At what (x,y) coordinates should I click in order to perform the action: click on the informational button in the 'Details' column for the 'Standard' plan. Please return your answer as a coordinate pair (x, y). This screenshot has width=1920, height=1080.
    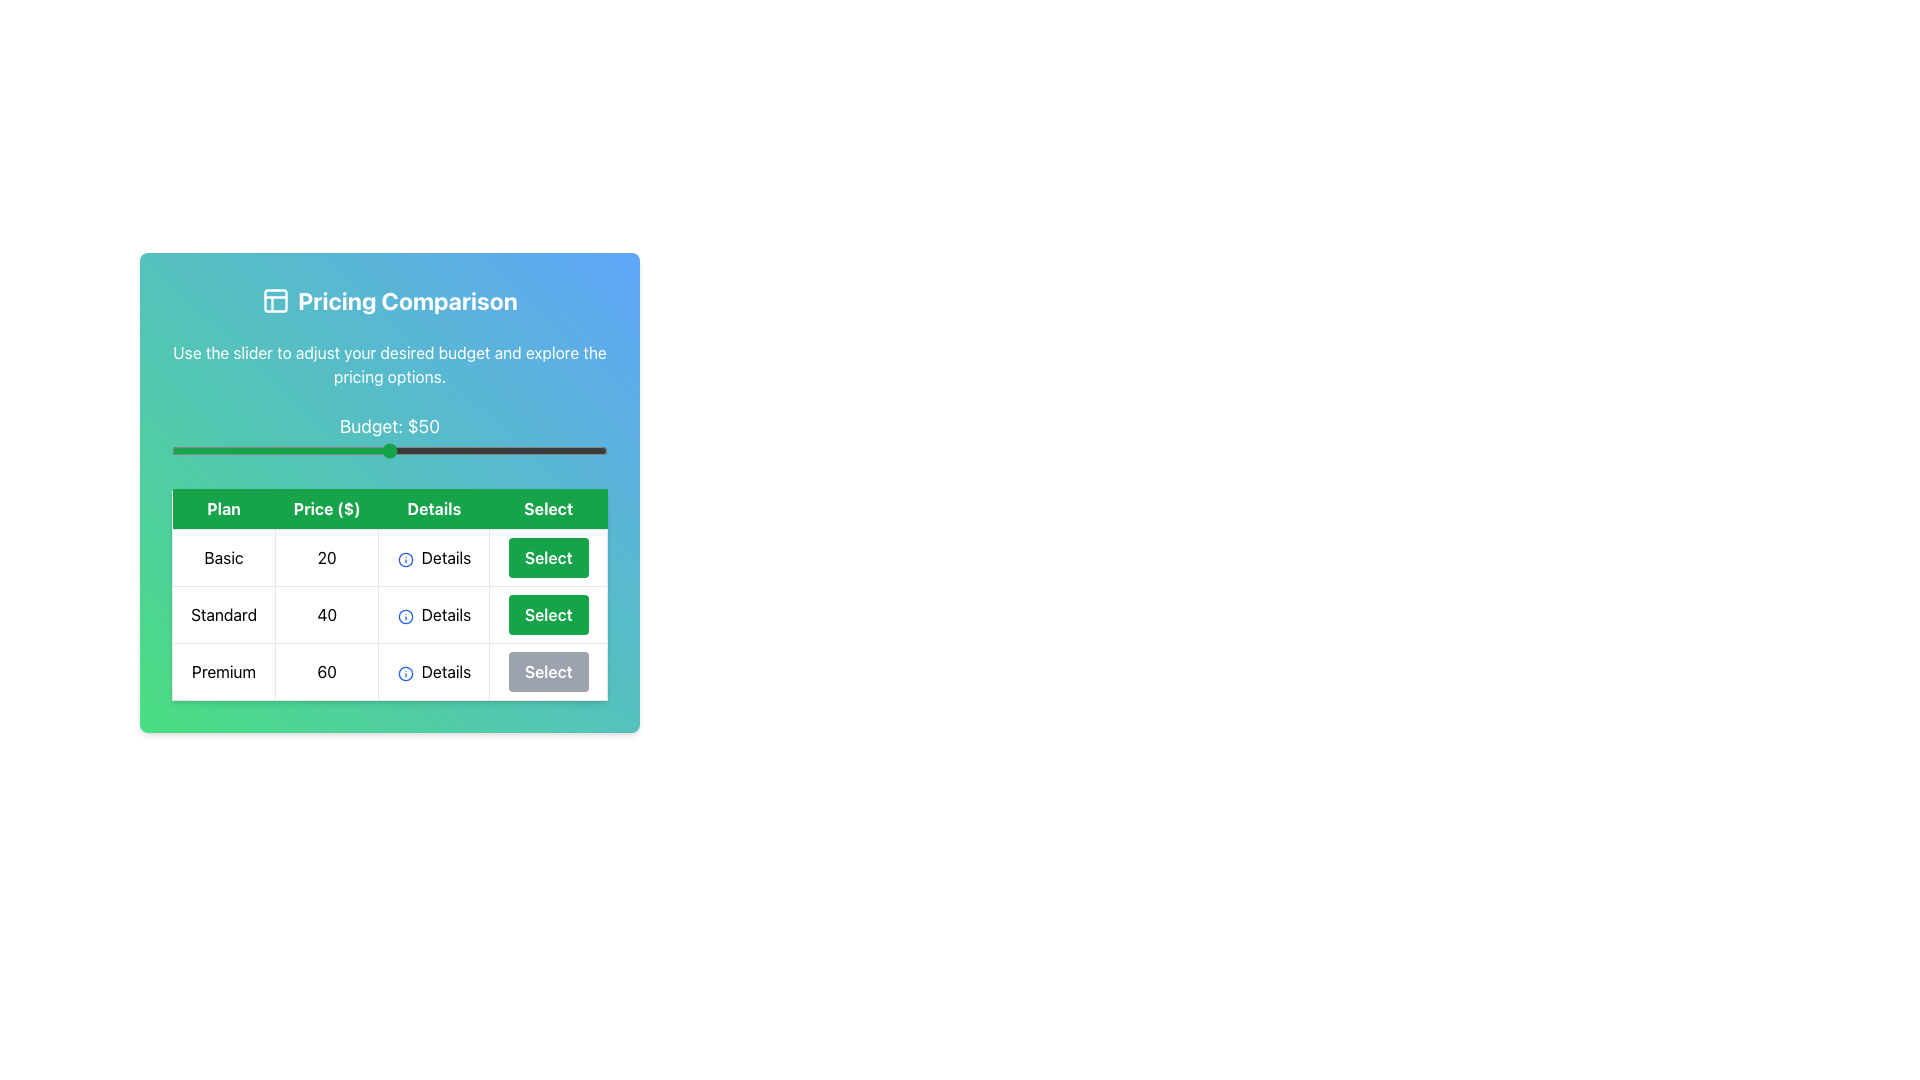
    Looking at the image, I should click on (433, 613).